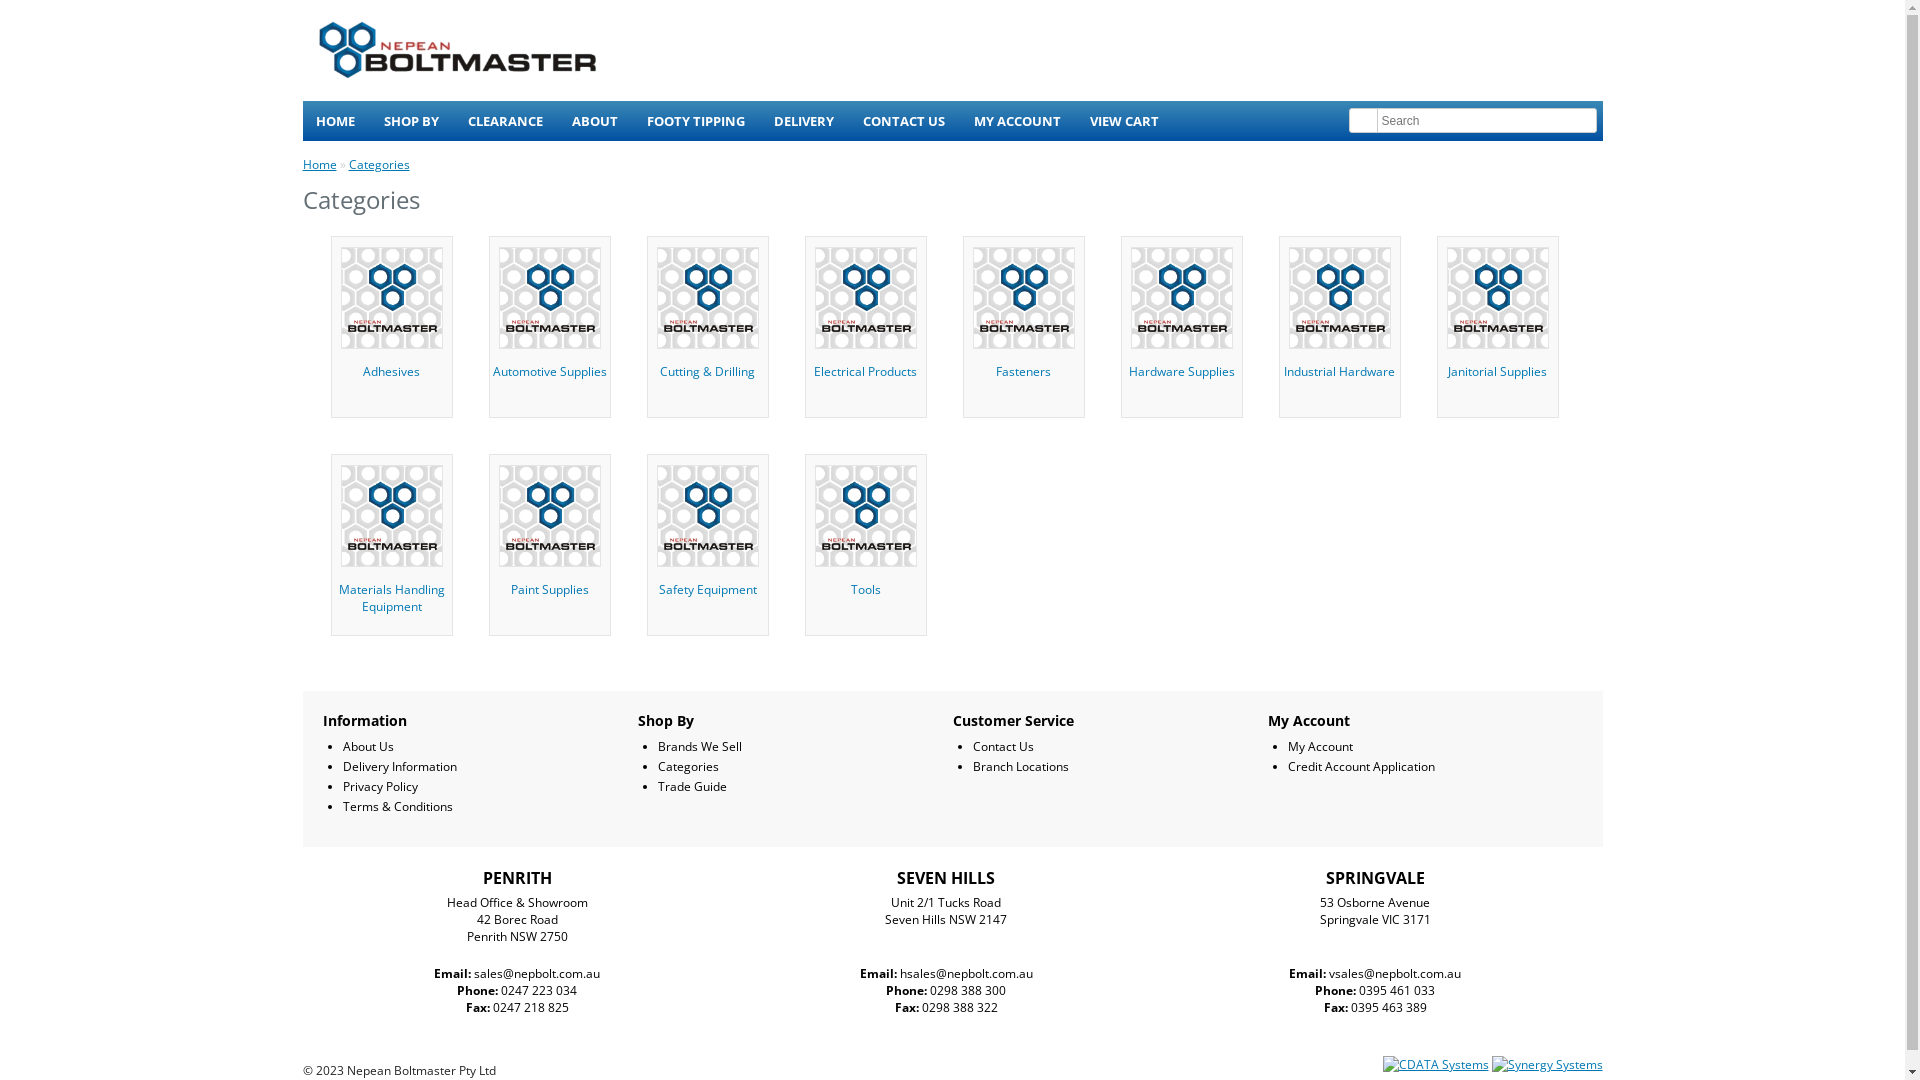 This screenshot has height=1080, width=1920. Describe the element at coordinates (1019, 765) in the screenshot. I see `'Branch Locations'` at that location.